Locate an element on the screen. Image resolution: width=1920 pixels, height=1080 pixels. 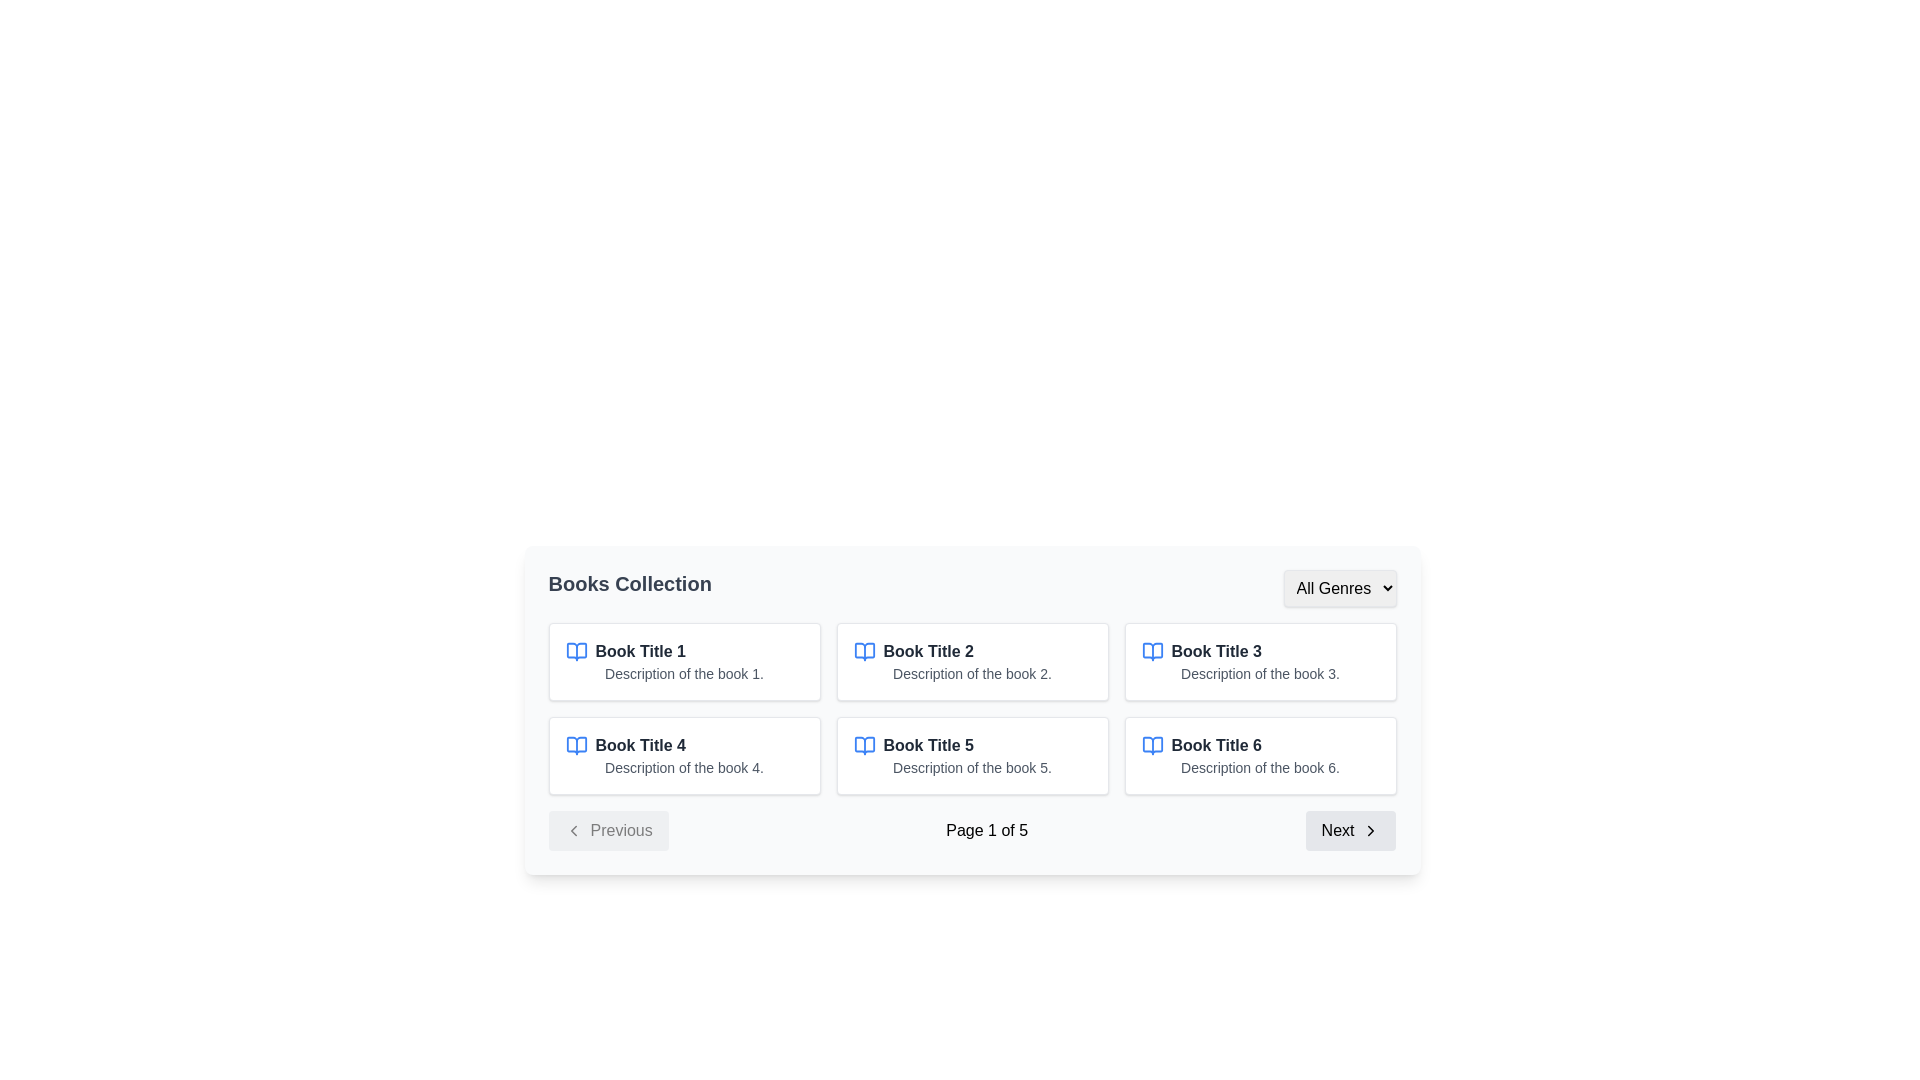
the book icon located on the left side of the entry for 'Book Title 4' under the 'Books Collection' label is located at coordinates (575, 745).